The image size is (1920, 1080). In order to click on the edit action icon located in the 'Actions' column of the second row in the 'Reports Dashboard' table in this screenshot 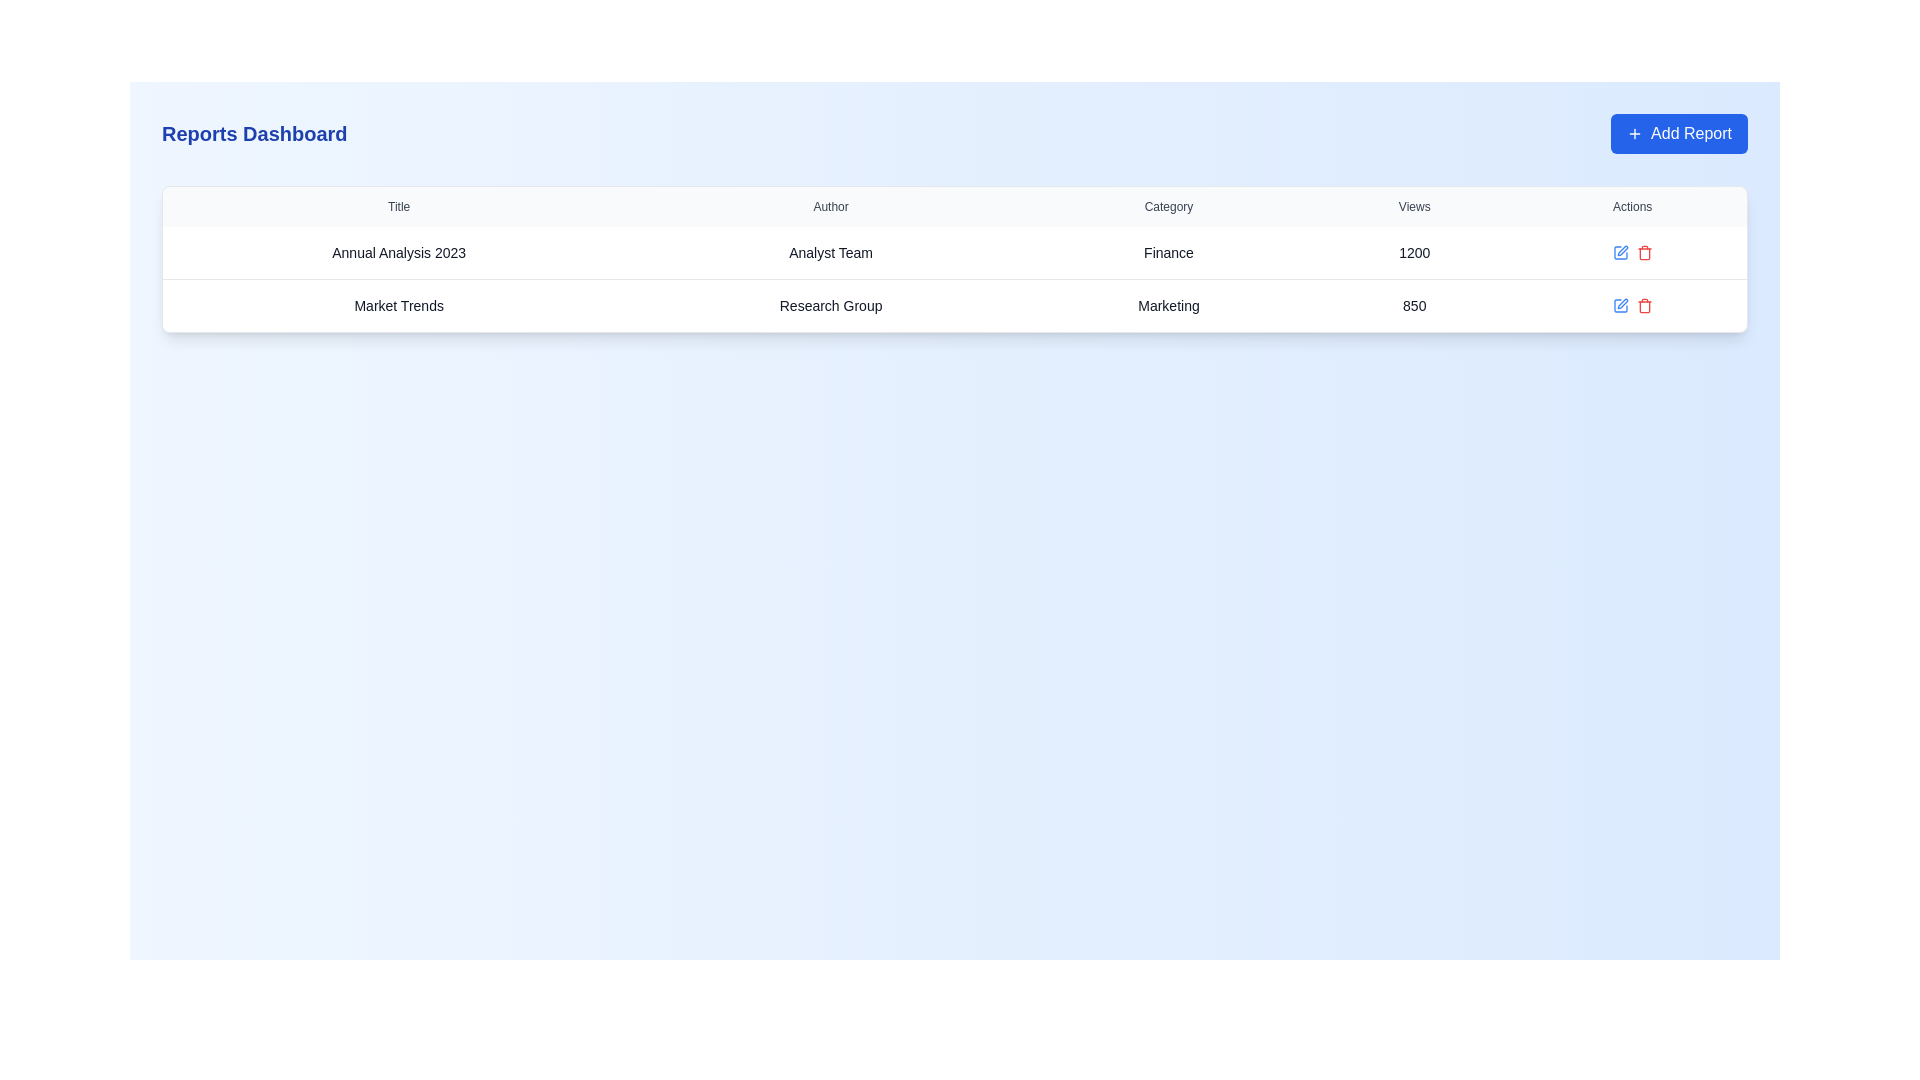, I will do `click(1620, 305)`.